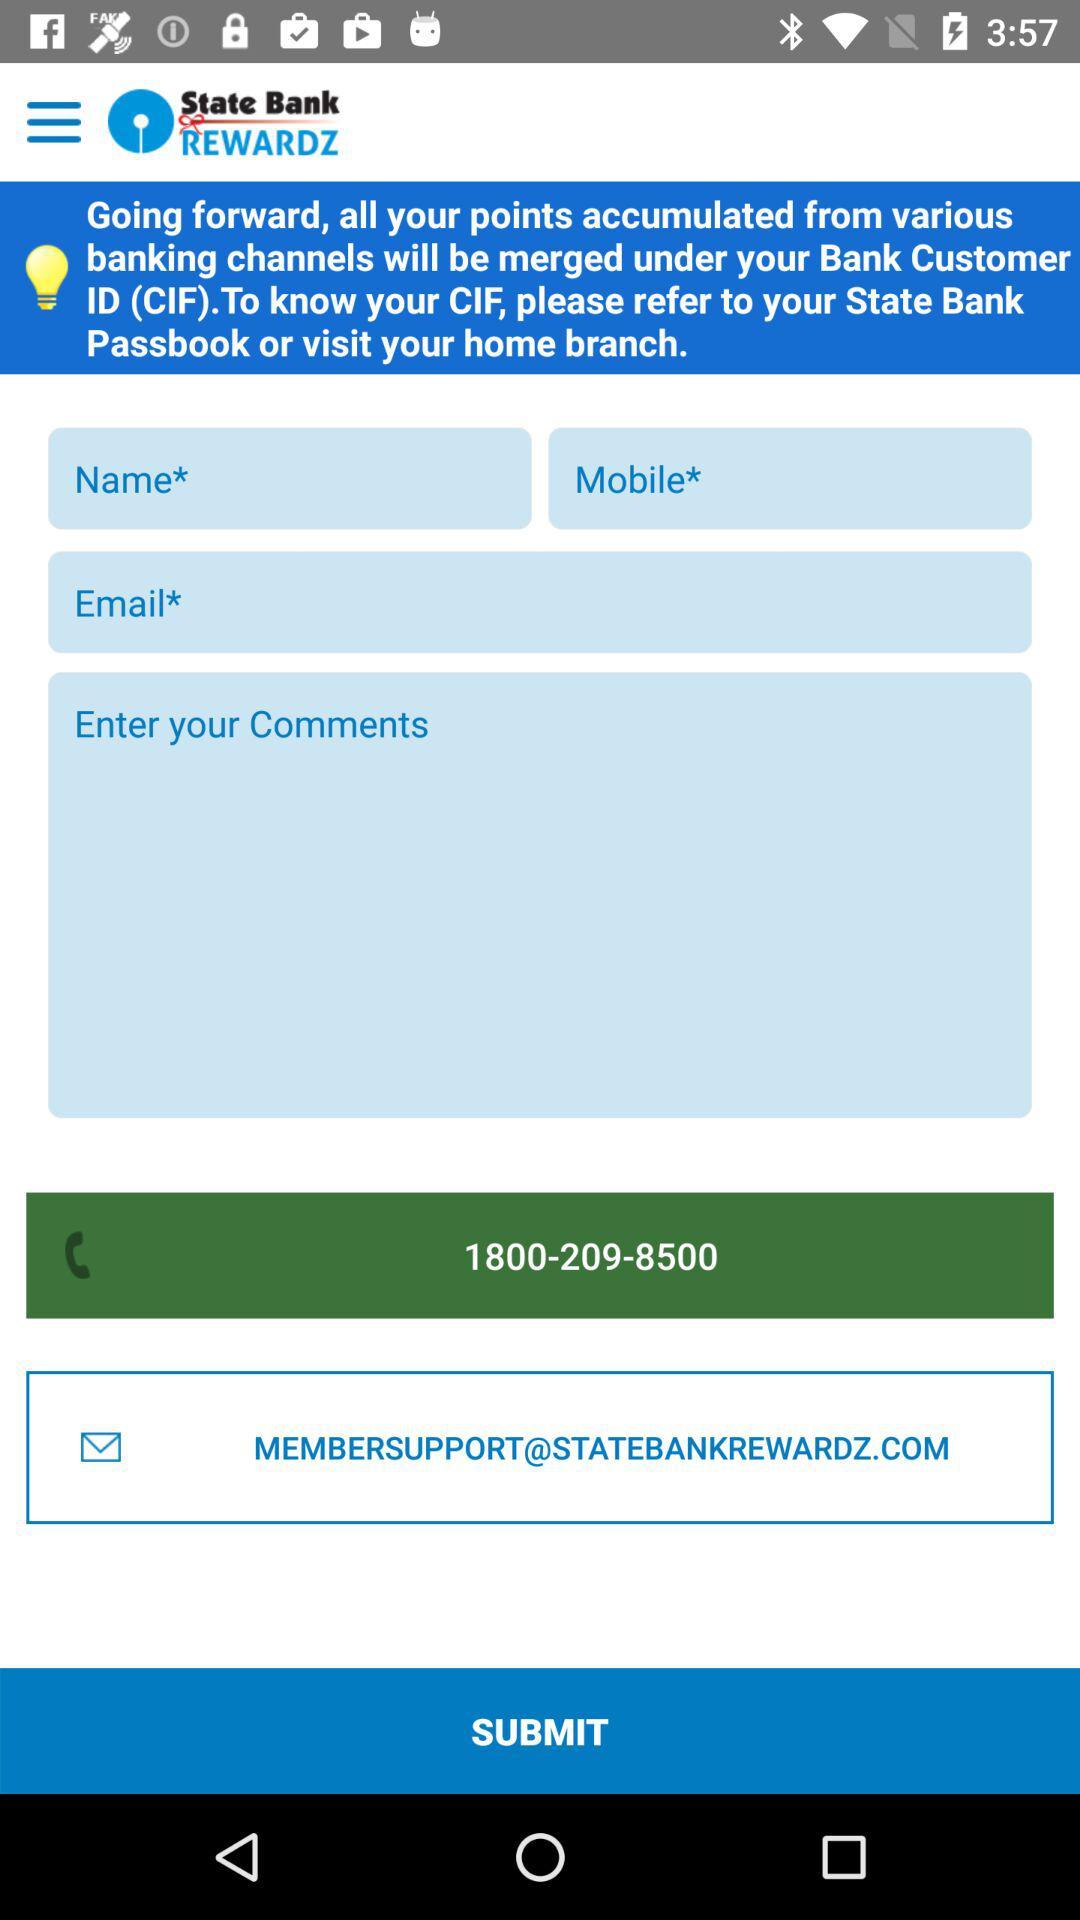  Describe the element at coordinates (540, 1730) in the screenshot. I see `the submit item` at that location.